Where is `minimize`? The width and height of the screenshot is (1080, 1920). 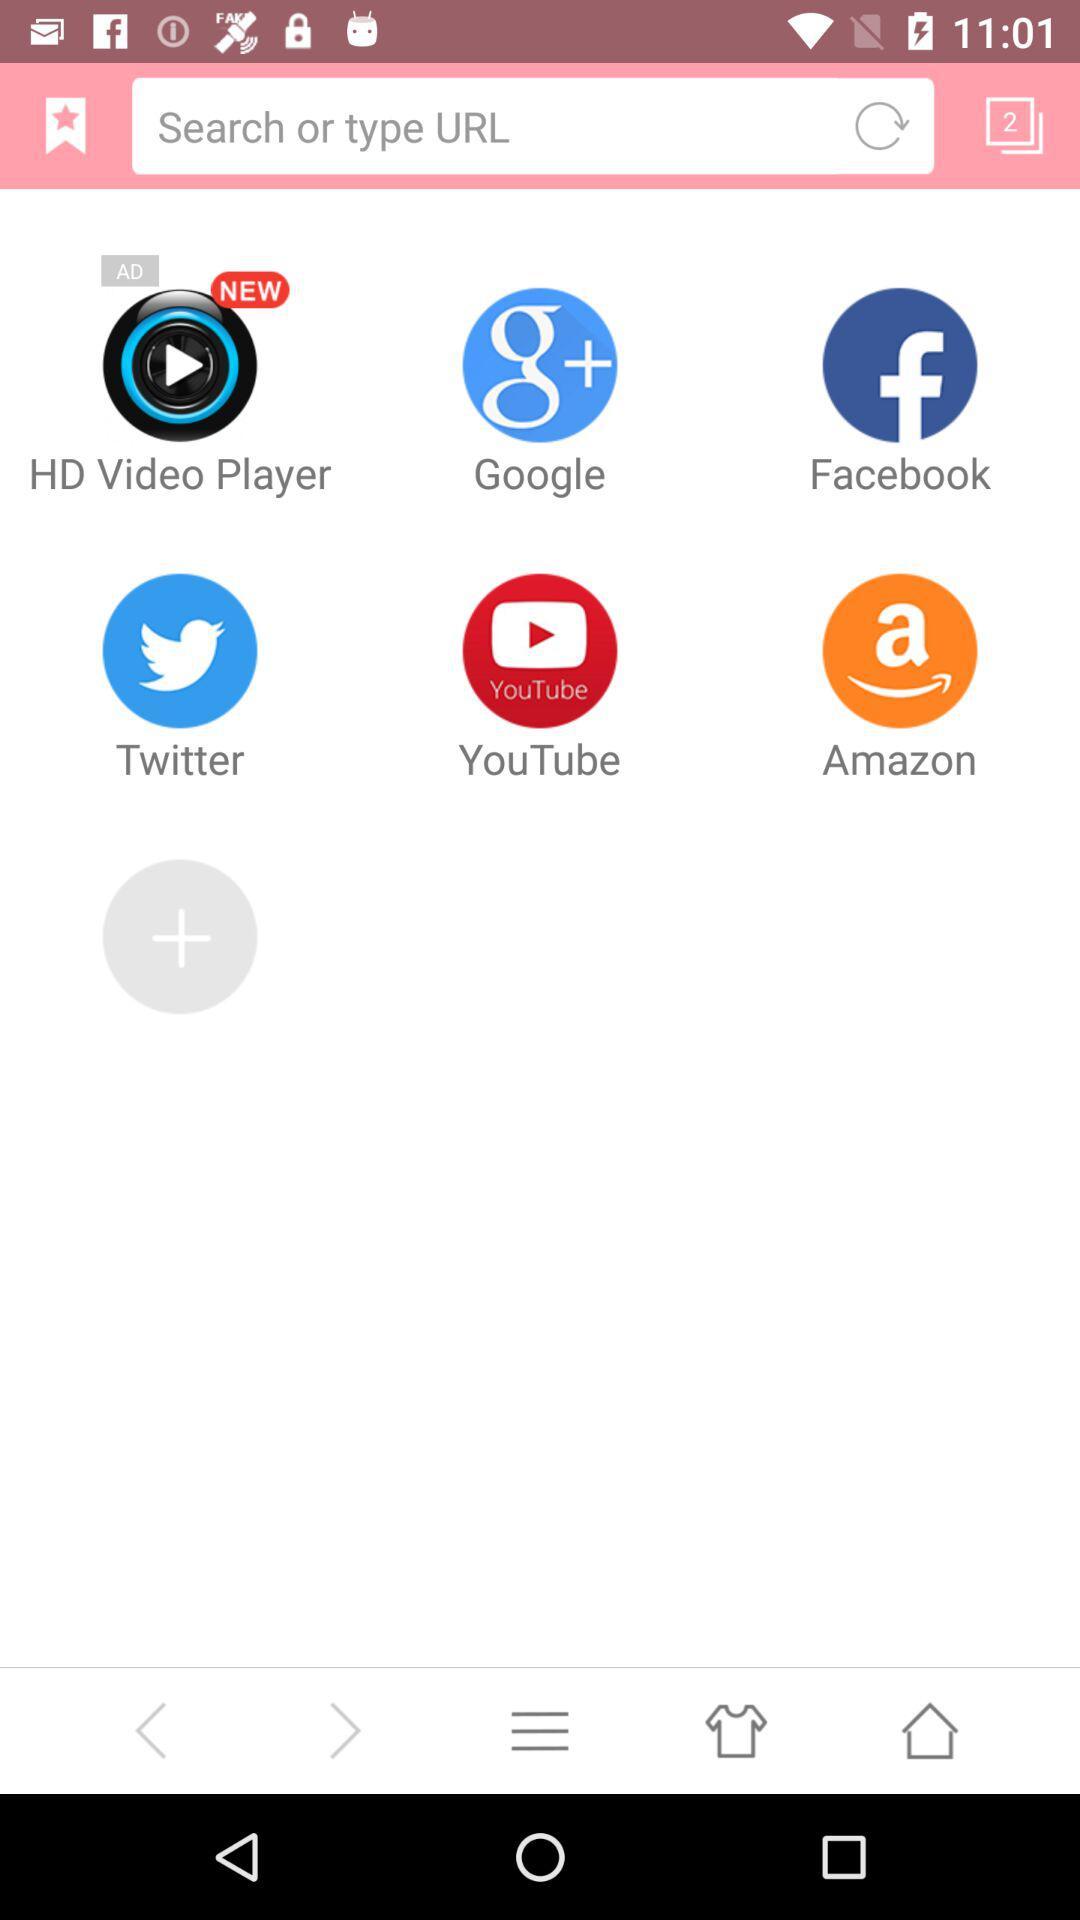 minimize is located at coordinates (540, 1729).